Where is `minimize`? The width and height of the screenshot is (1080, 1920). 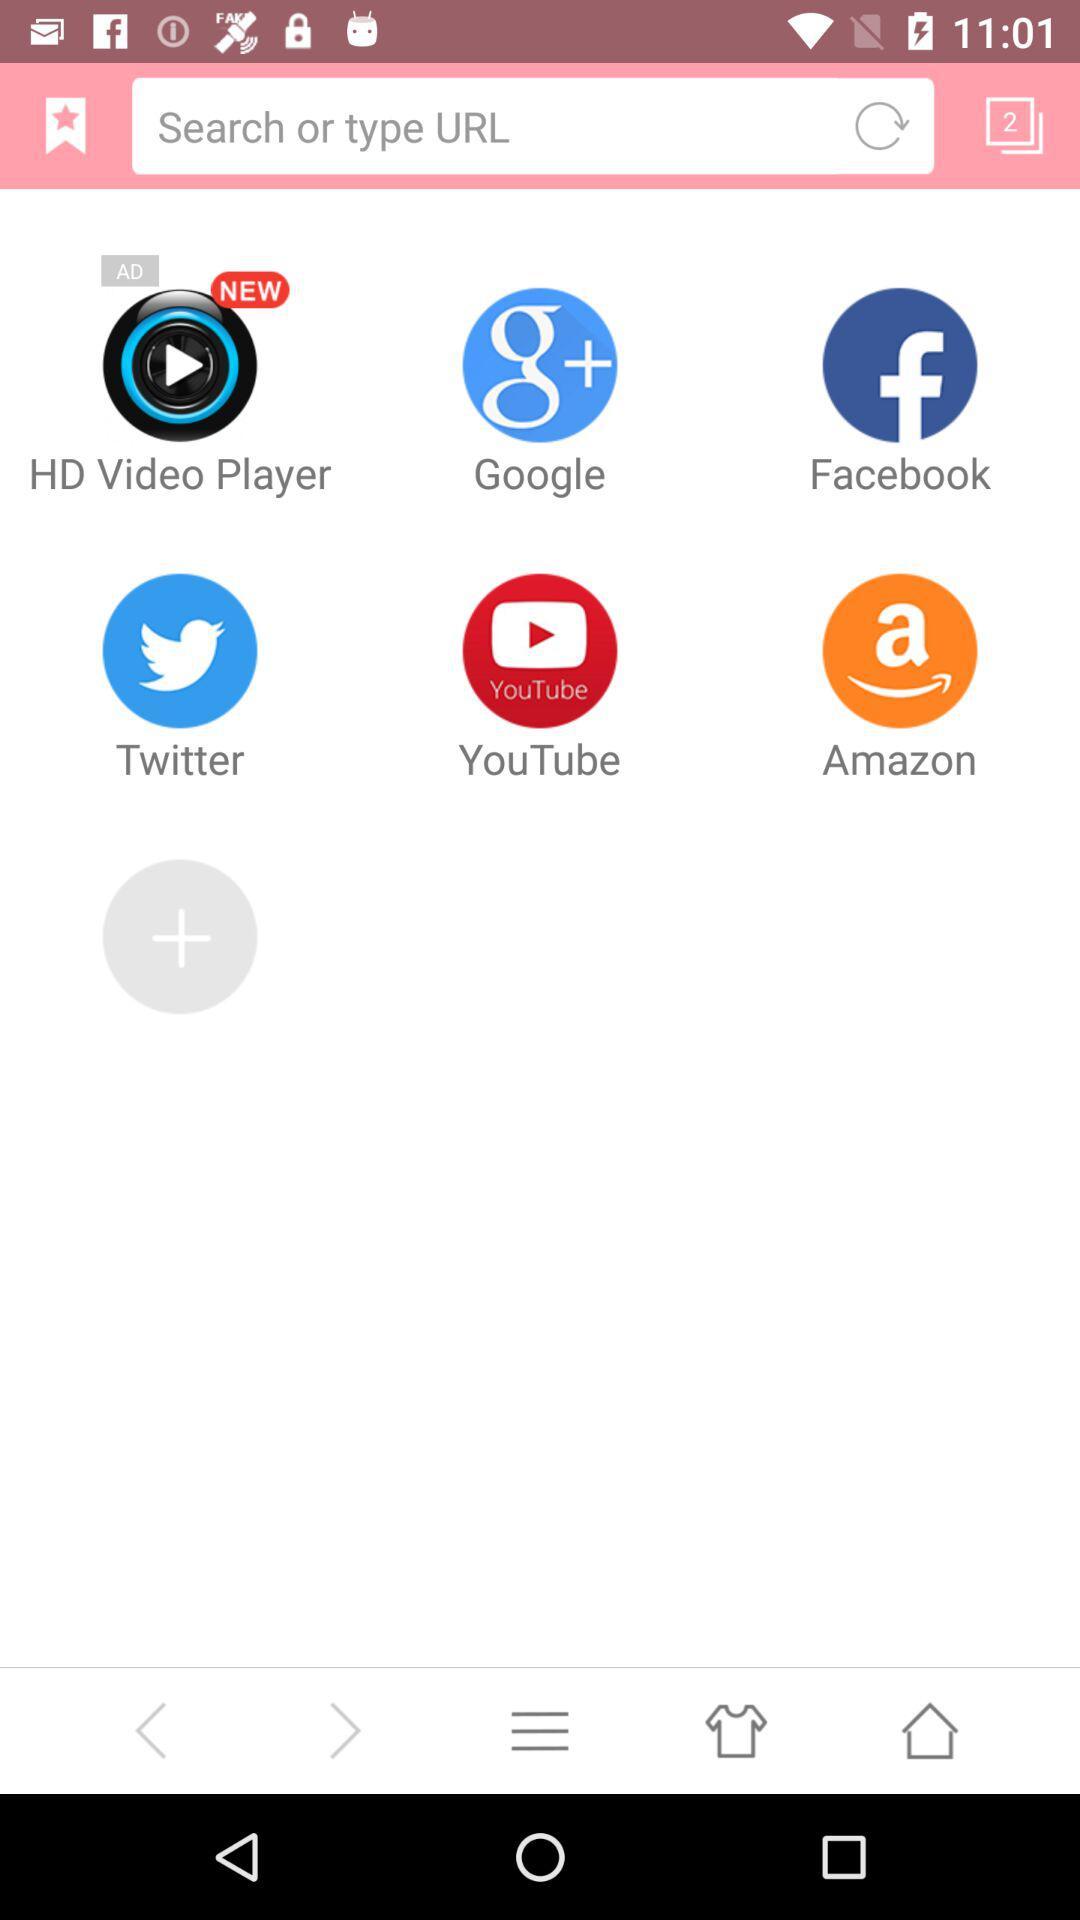 minimize is located at coordinates (540, 1729).